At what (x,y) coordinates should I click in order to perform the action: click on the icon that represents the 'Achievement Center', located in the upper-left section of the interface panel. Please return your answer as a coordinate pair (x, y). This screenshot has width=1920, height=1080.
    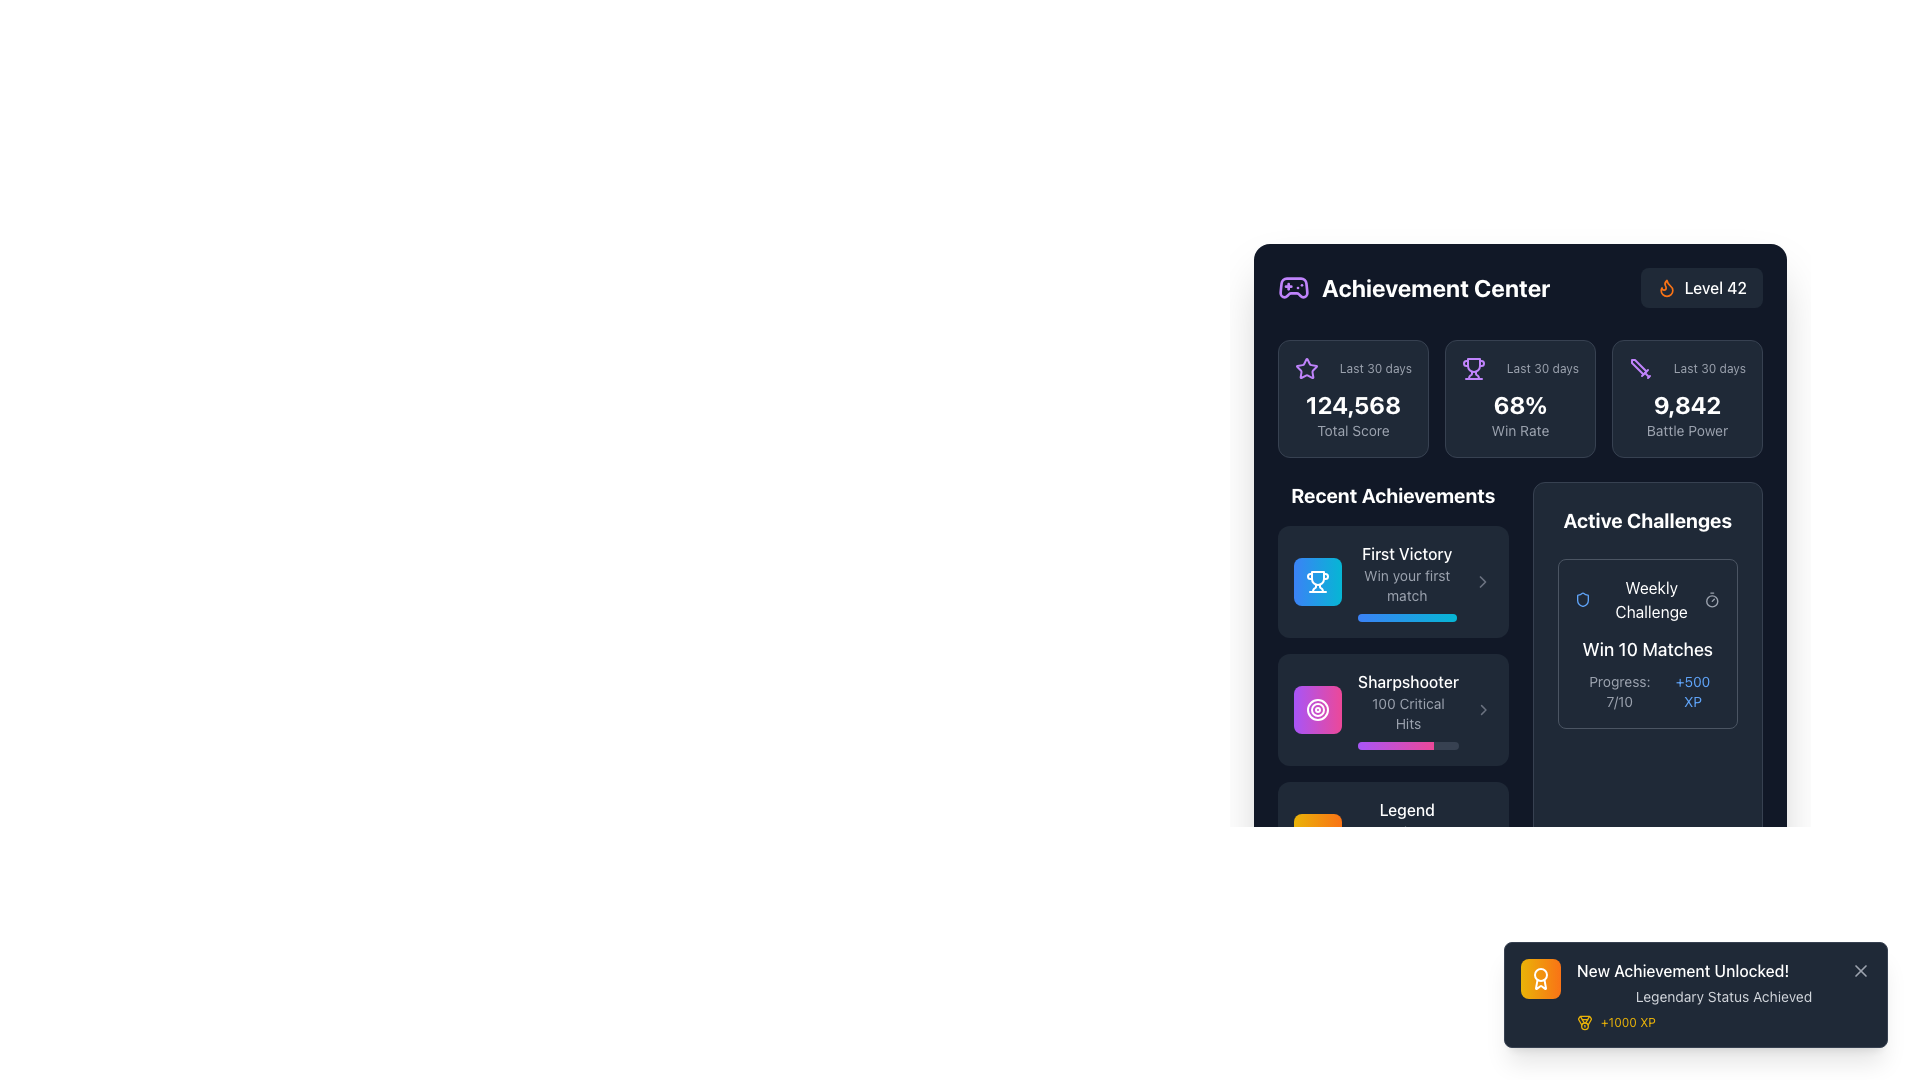
    Looking at the image, I should click on (1294, 288).